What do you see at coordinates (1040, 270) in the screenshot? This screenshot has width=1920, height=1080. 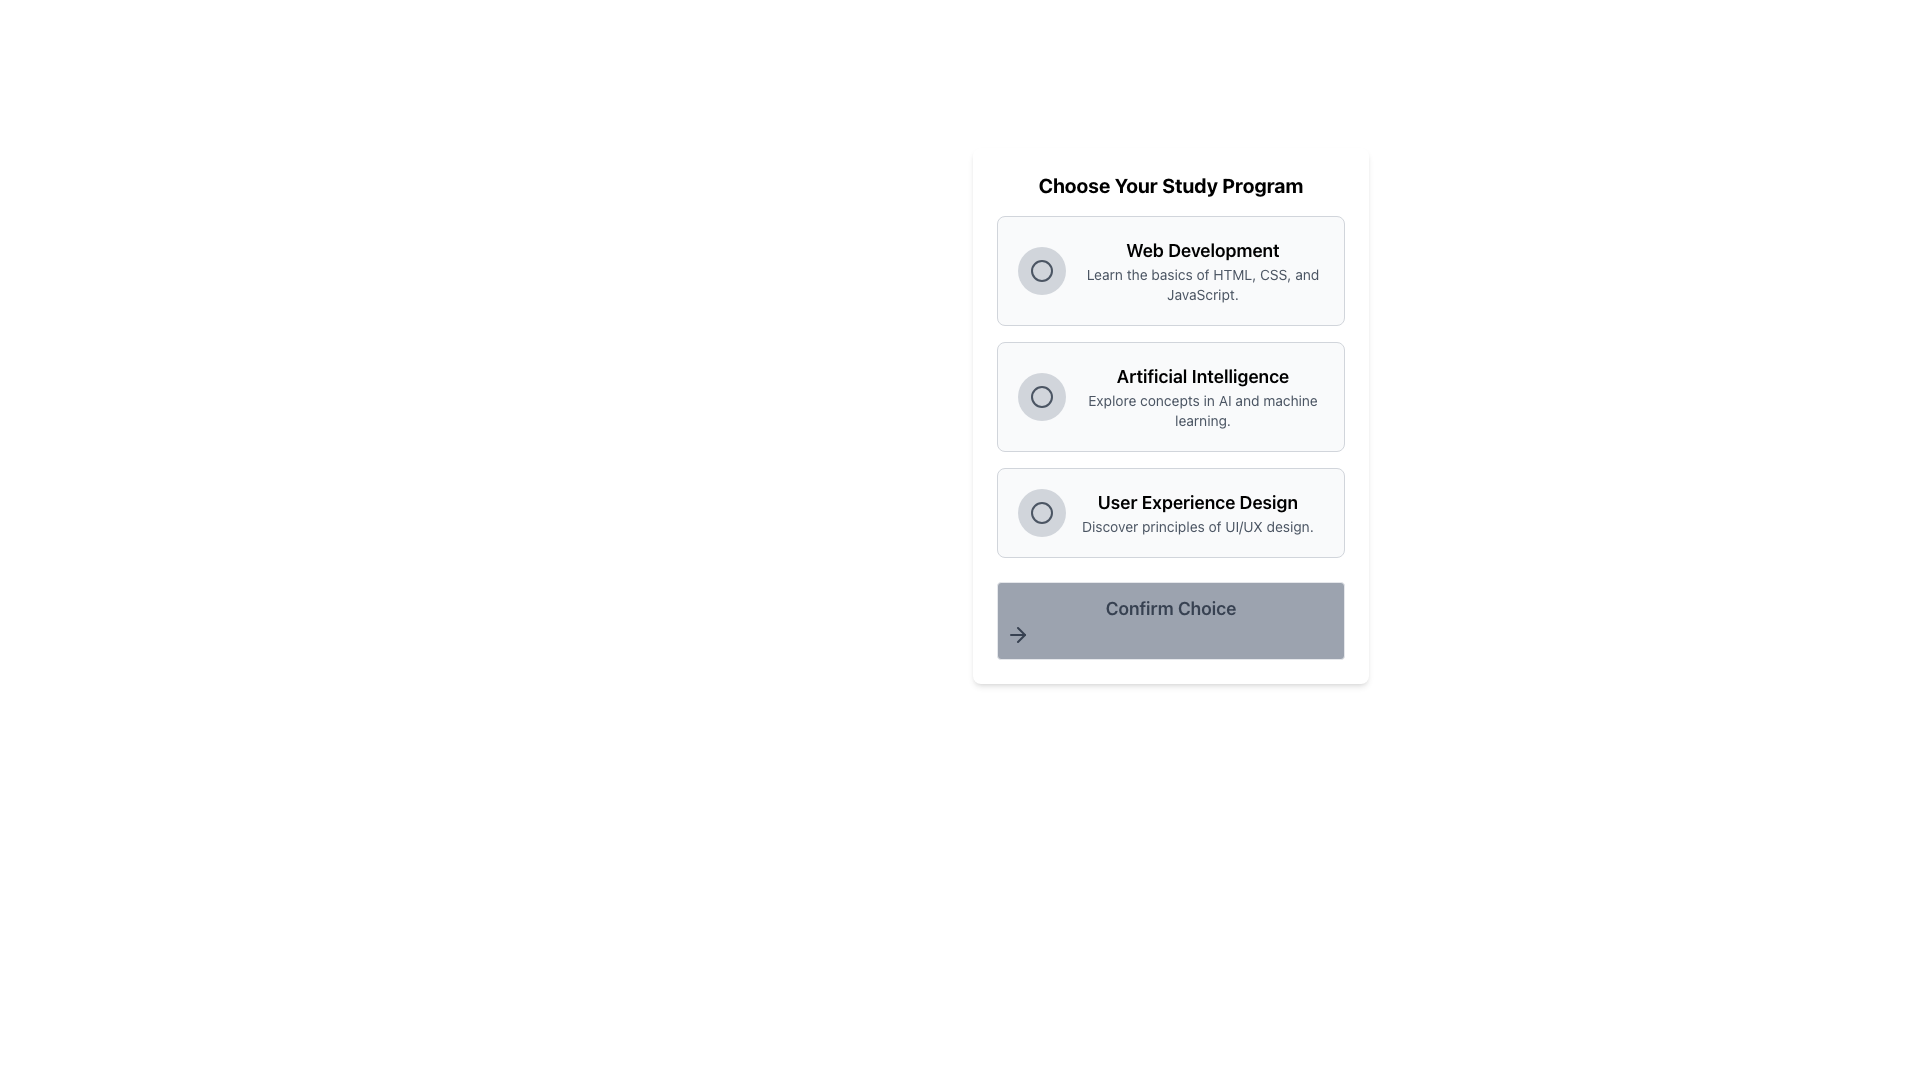 I see `the gray circular radio button with a dark outline located at the top of the 'Web Development' selection box` at bounding box center [1040, 270].